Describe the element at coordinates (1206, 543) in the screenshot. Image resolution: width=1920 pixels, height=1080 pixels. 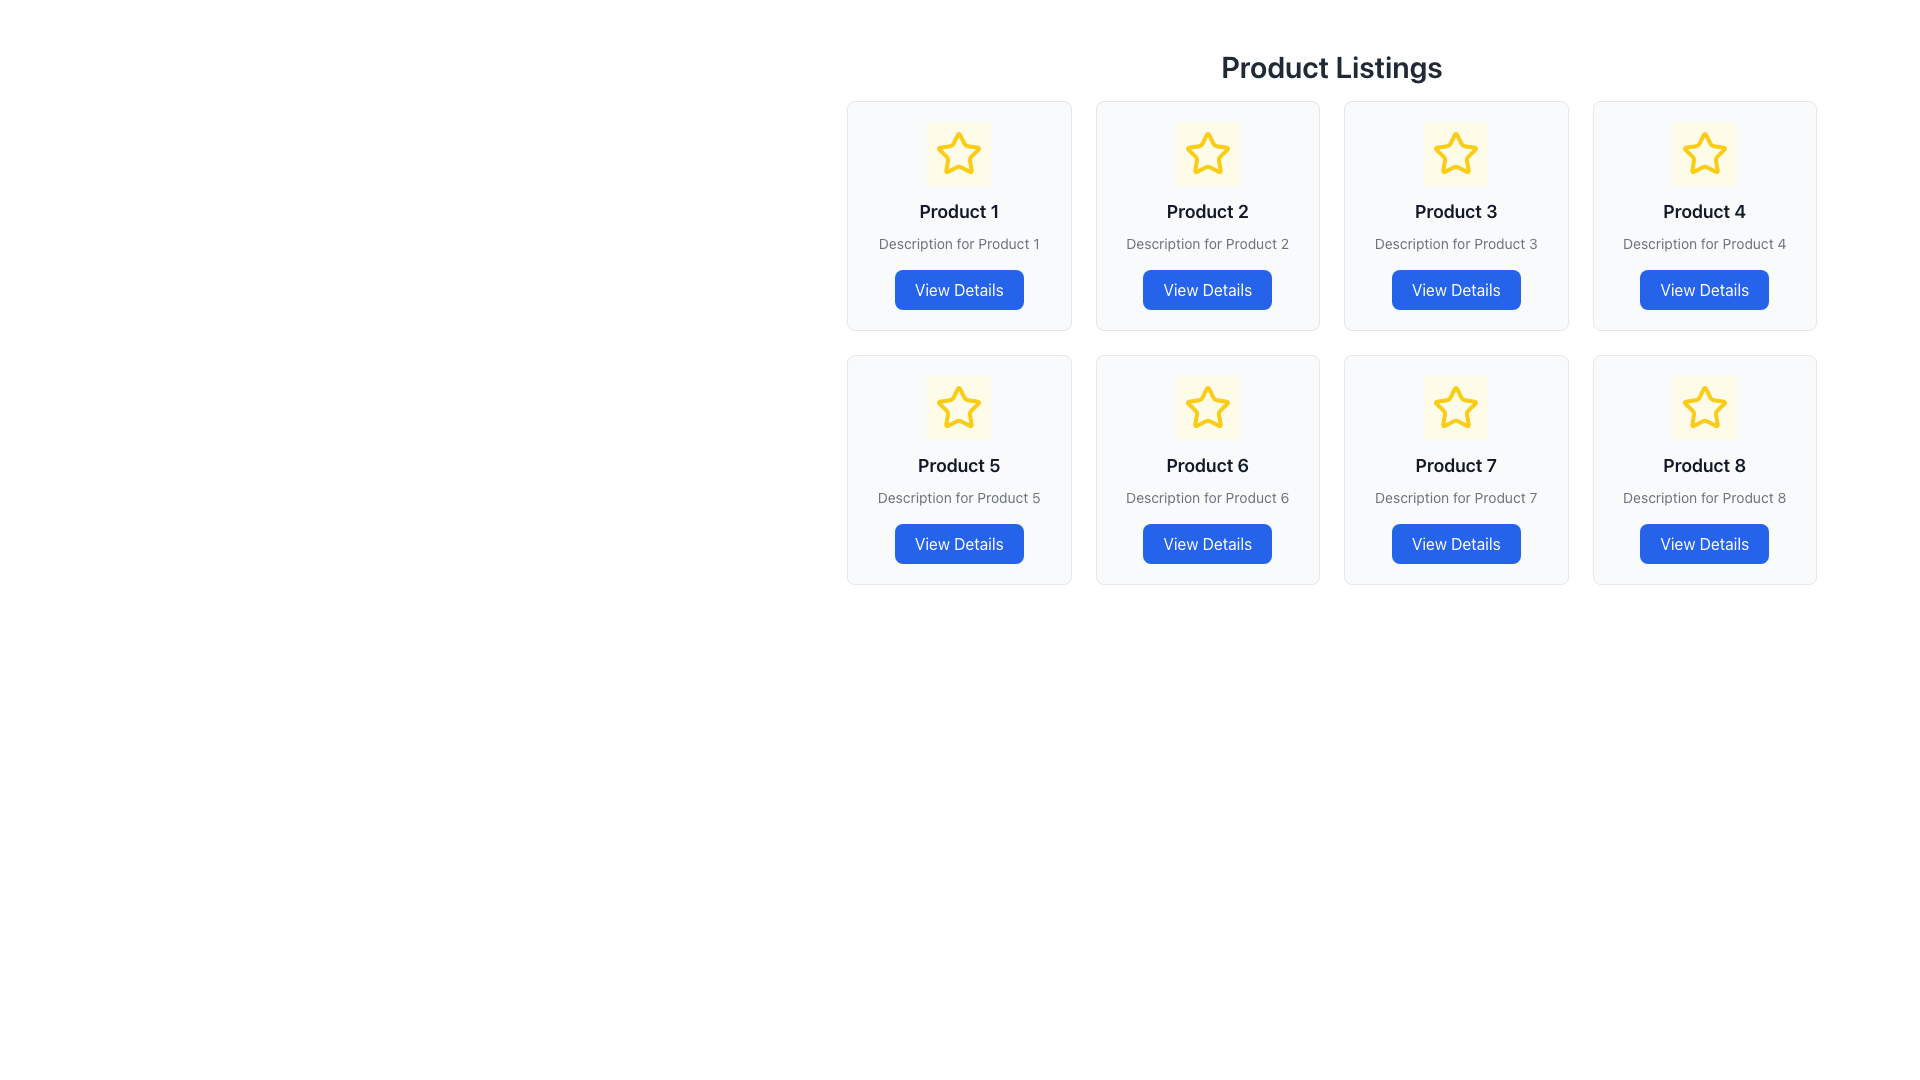
I see `the rectangular blue button labeled 'View Details' located at the bottom of the card for 'Product 6'` at that location.